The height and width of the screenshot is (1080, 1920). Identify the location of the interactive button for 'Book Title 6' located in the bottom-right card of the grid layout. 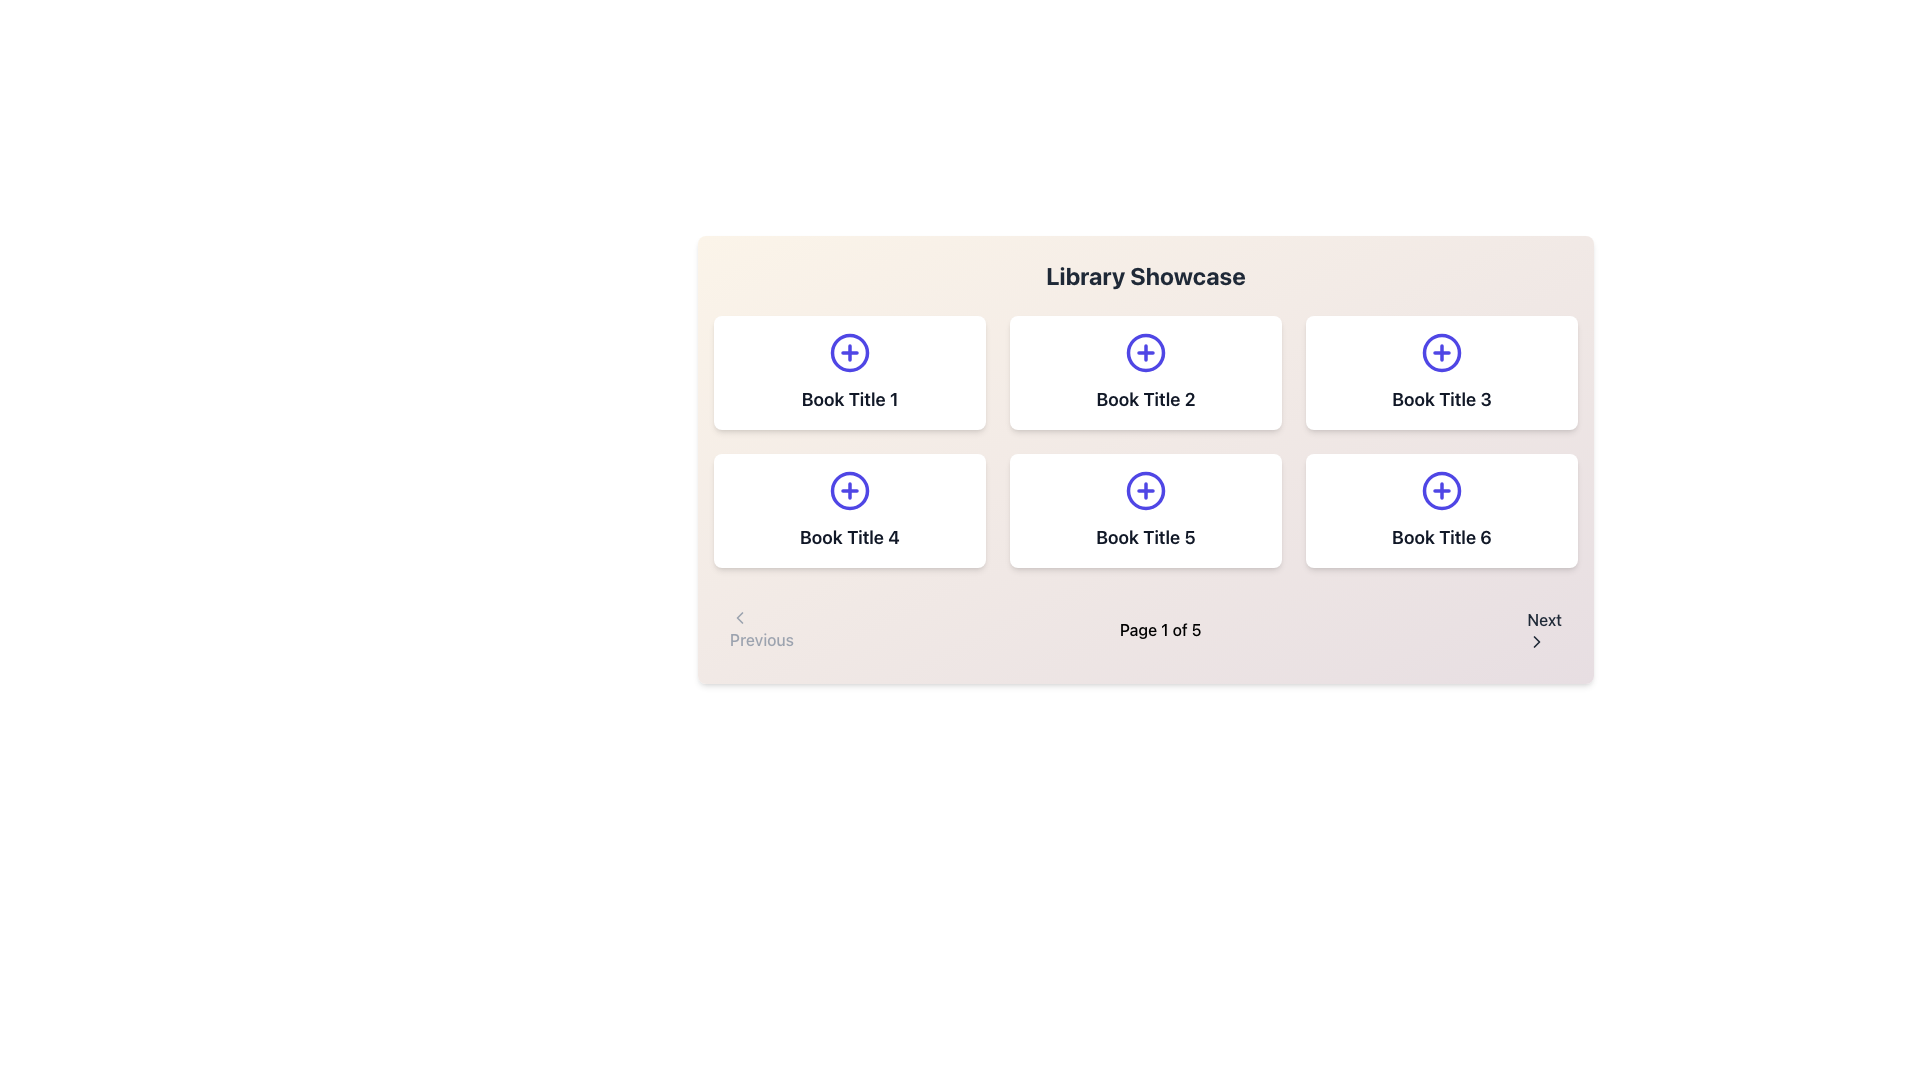
(1441, 490).